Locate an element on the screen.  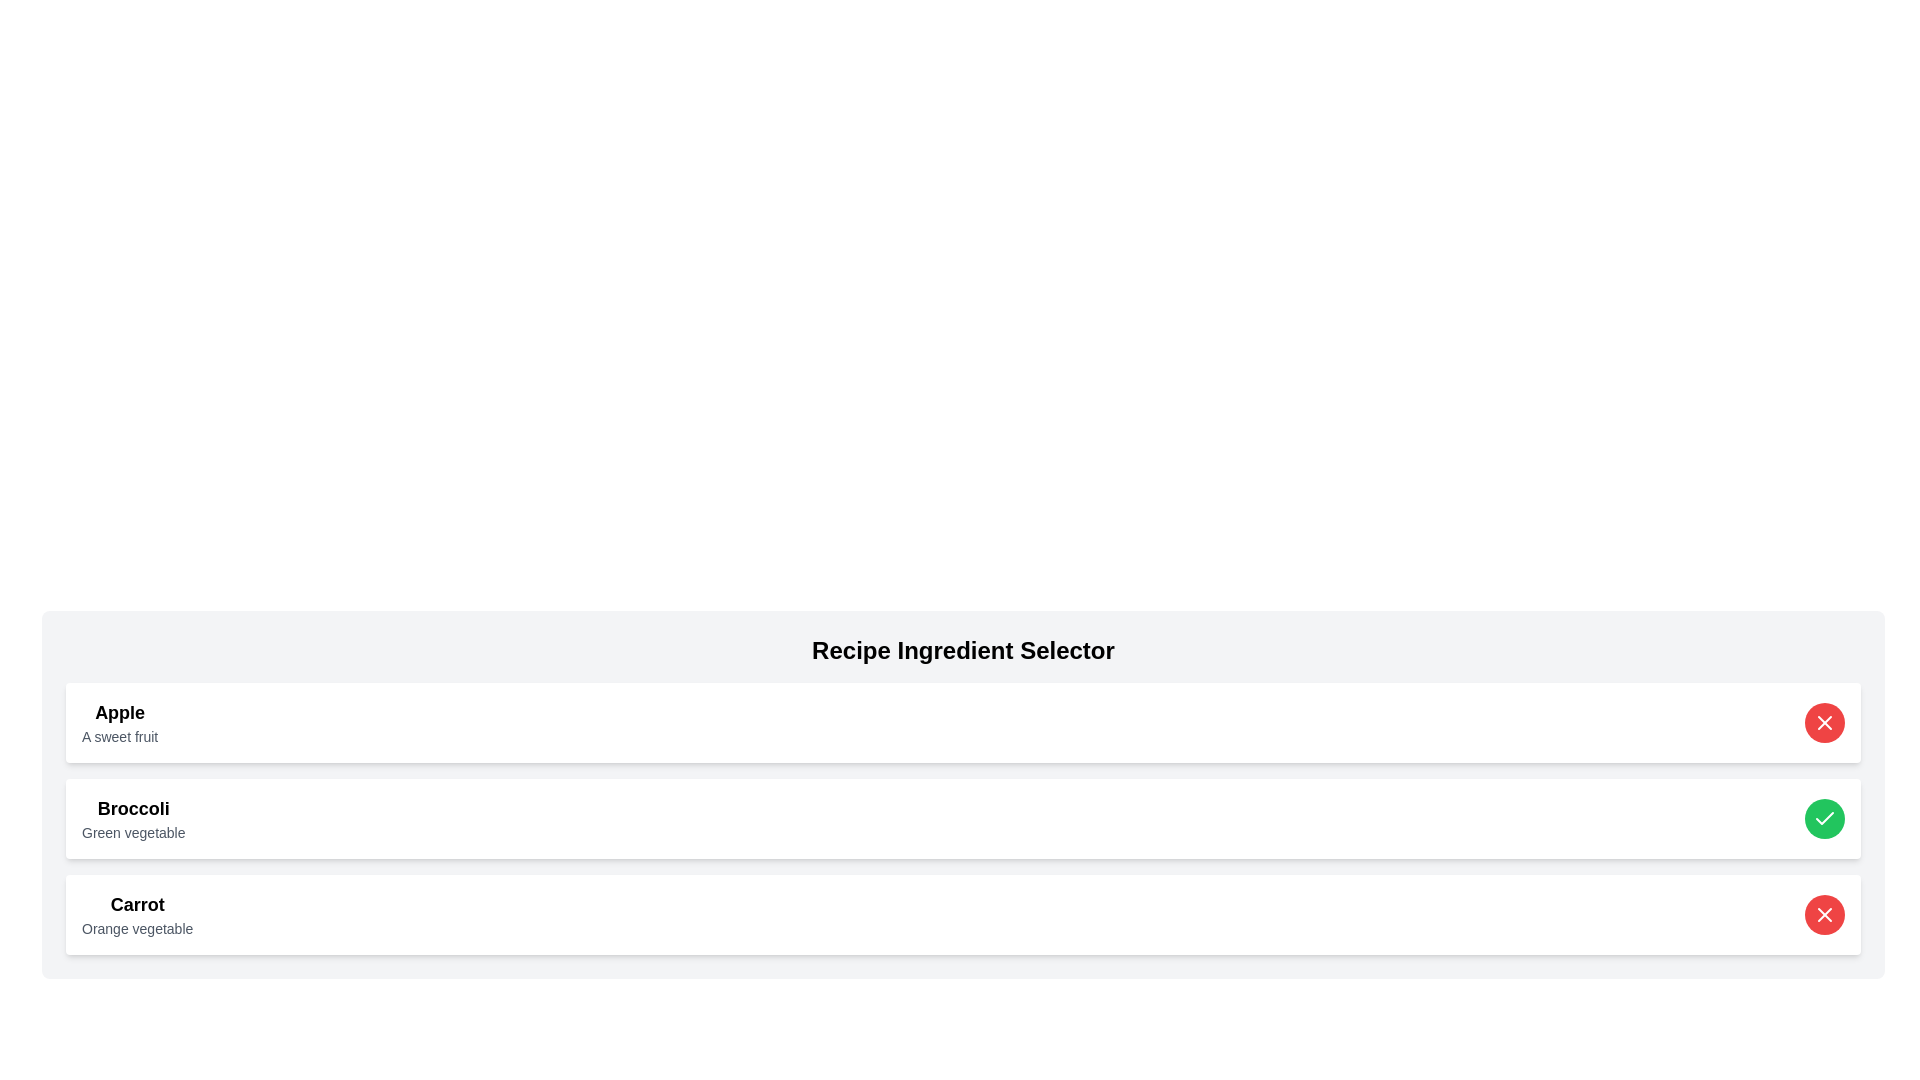
the red circular button with a white 'X' icon is located at coordinates (1824, 722).